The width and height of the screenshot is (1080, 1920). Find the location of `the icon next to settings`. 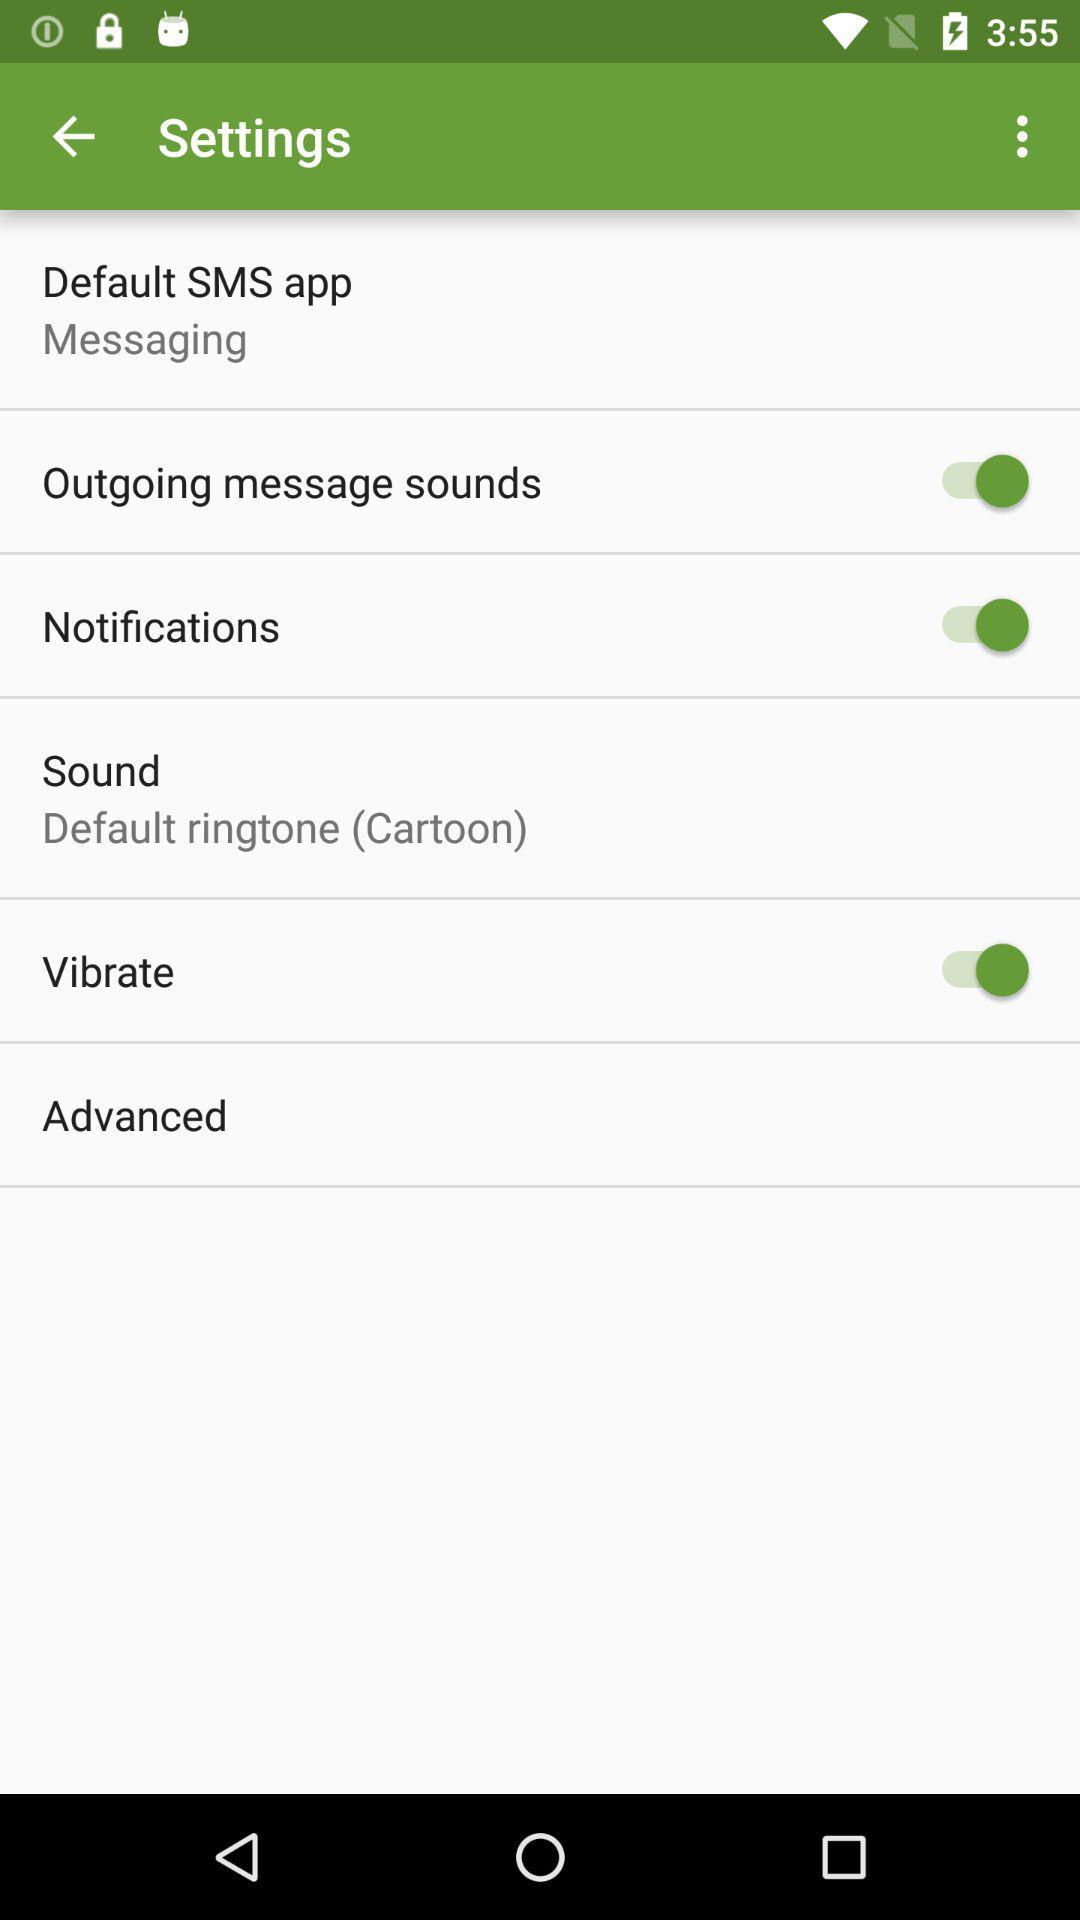

the icon next to settings is located at coordinates (72, 135).